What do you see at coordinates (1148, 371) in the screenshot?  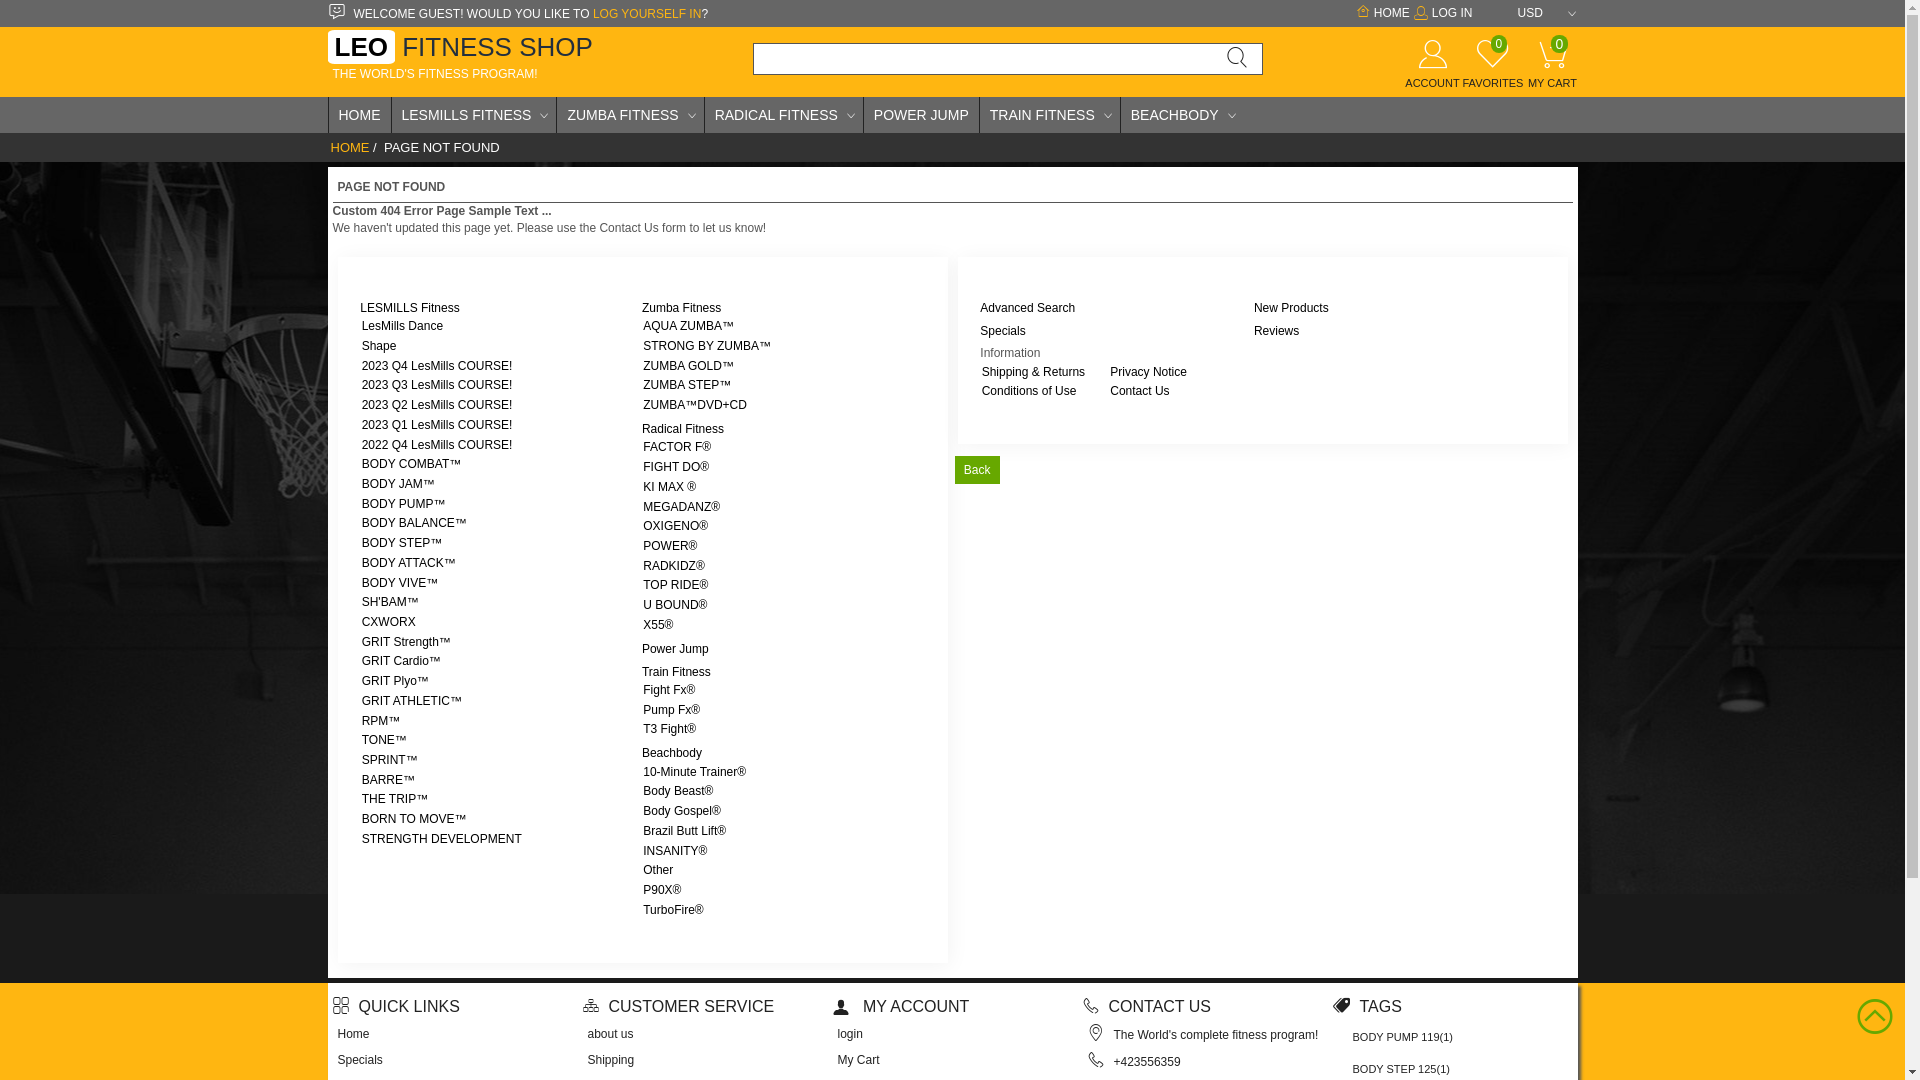 I see `'Privacy Notice'` at bounding box center [1148, 371].